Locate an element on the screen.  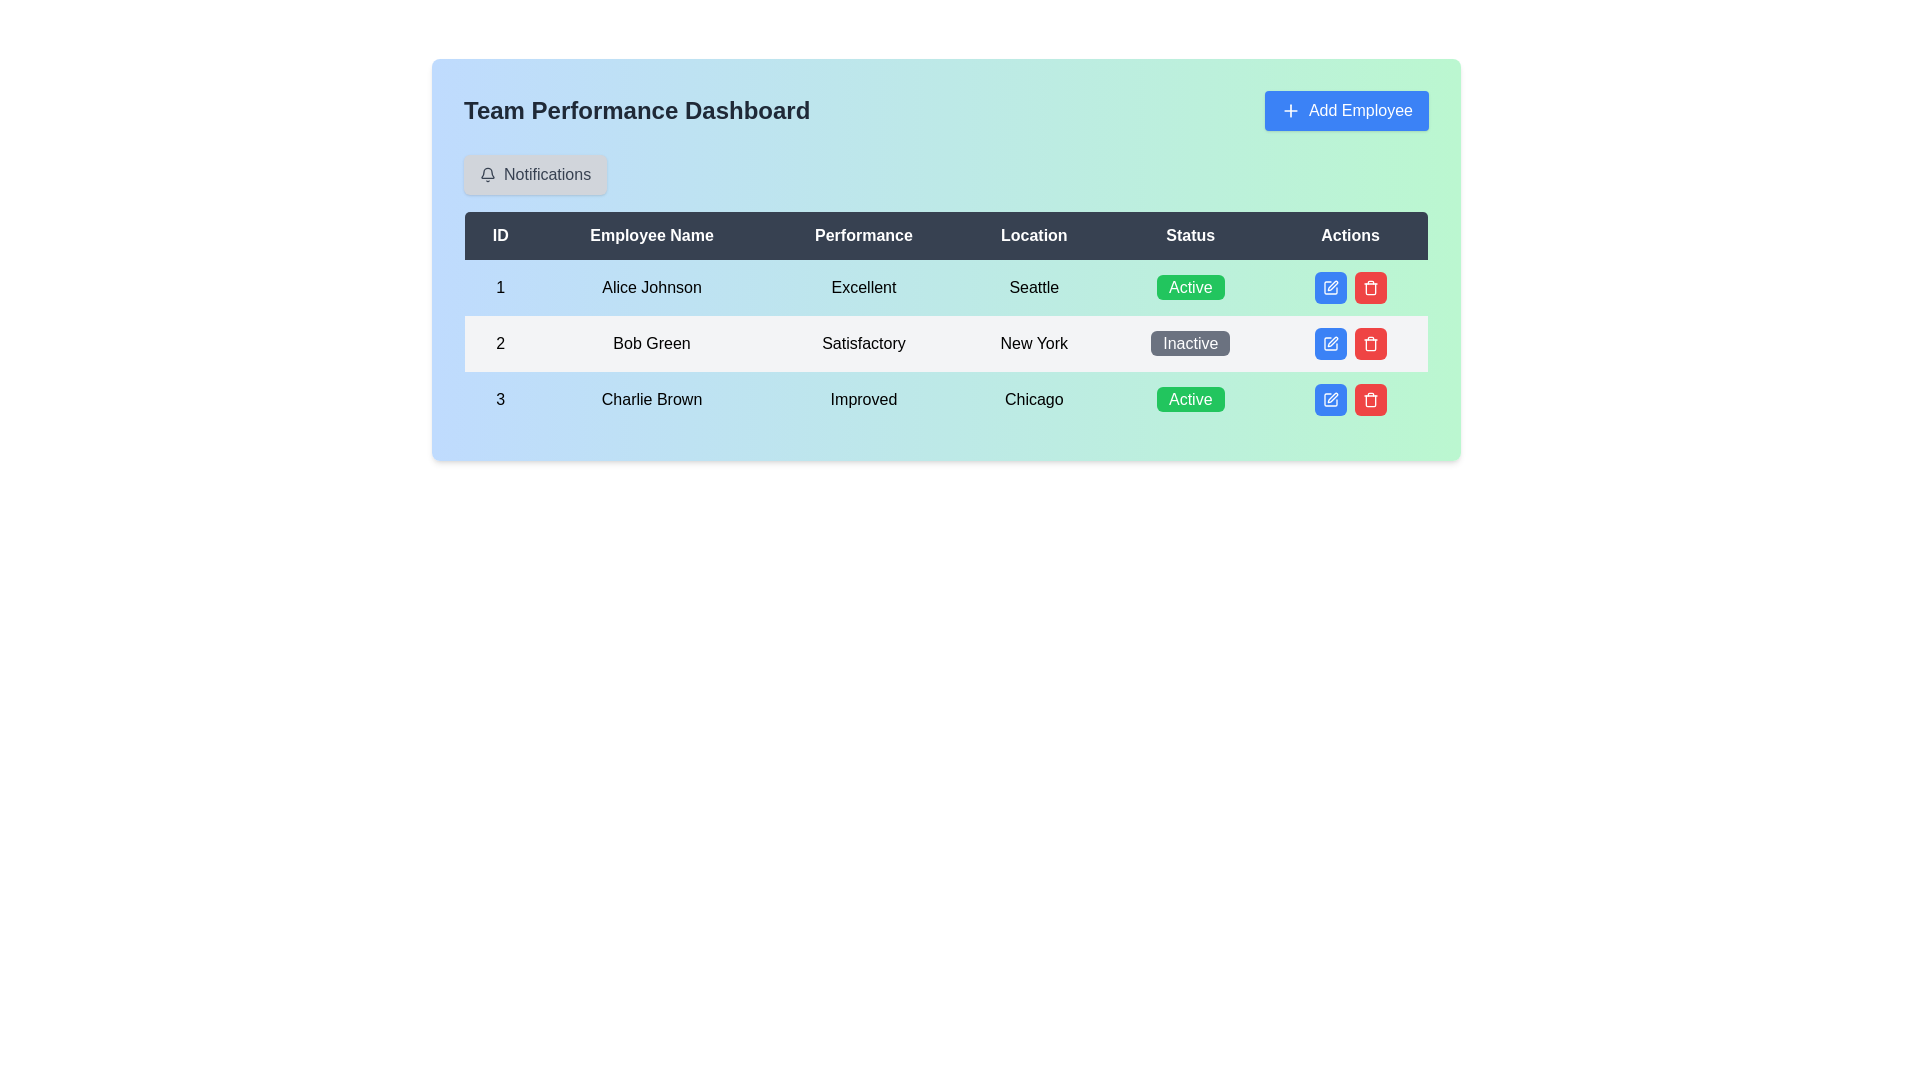
the delete IconButton located in the rightmost column of the 'Actions' section for the row corresponding to 'Bob Green' is located at coordinates (1369, 401).